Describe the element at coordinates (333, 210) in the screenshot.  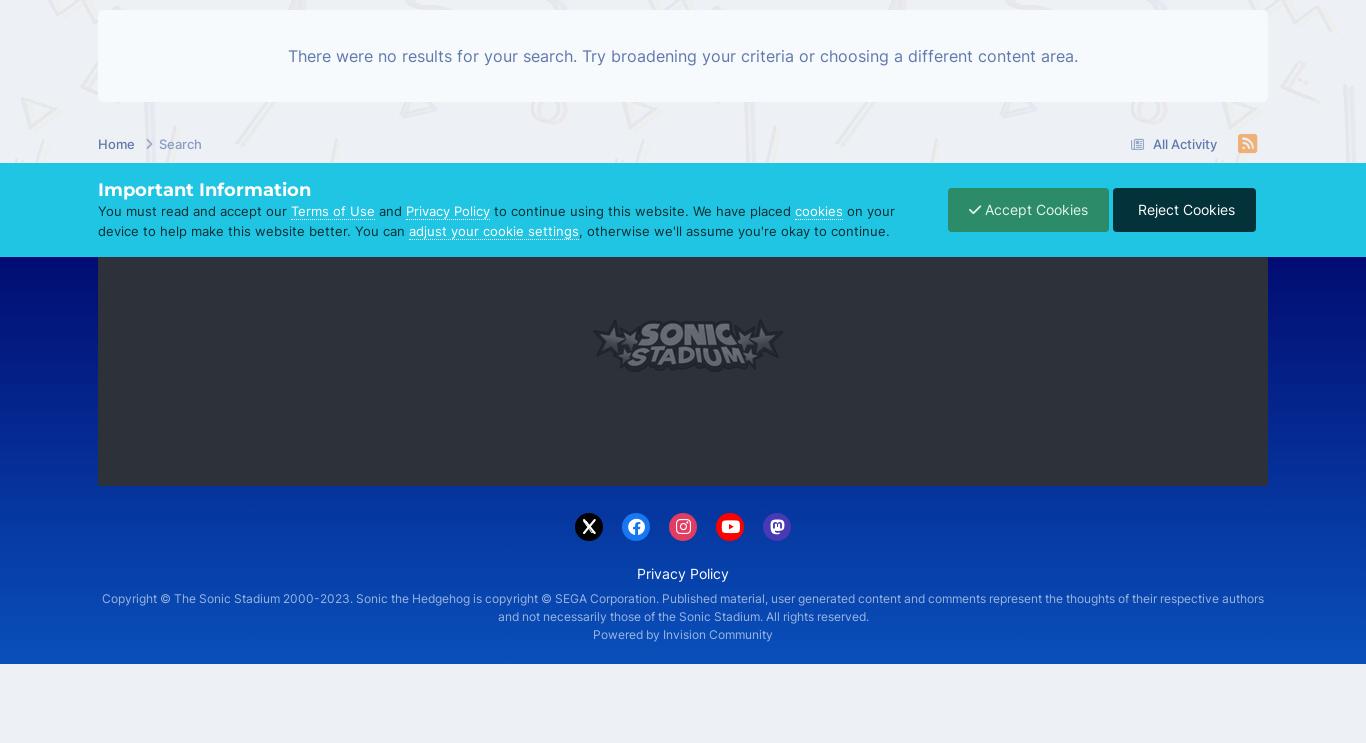
I see `'Terms of Use'` at that location.